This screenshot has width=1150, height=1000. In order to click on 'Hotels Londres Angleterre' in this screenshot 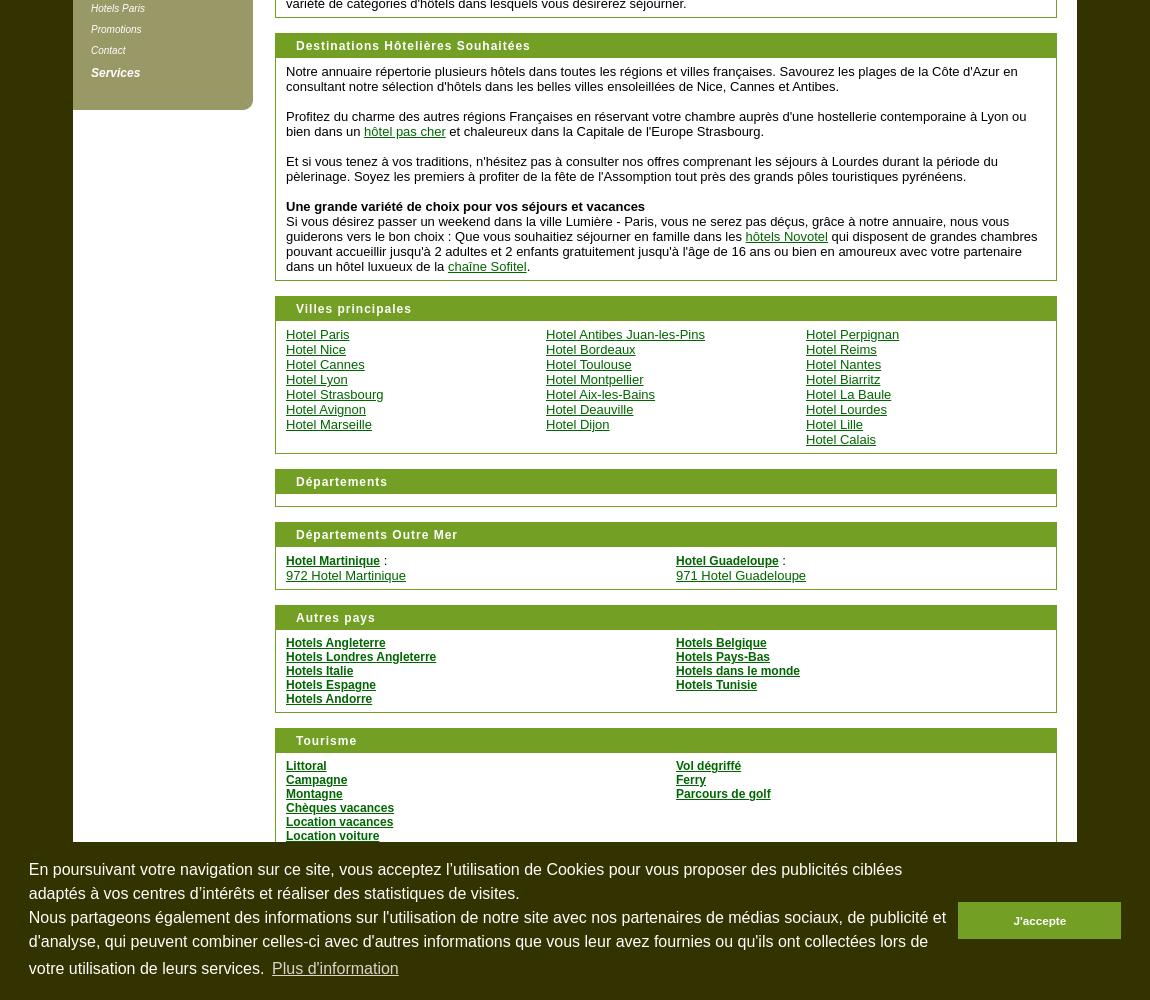, I will do `click(360, 657)`.